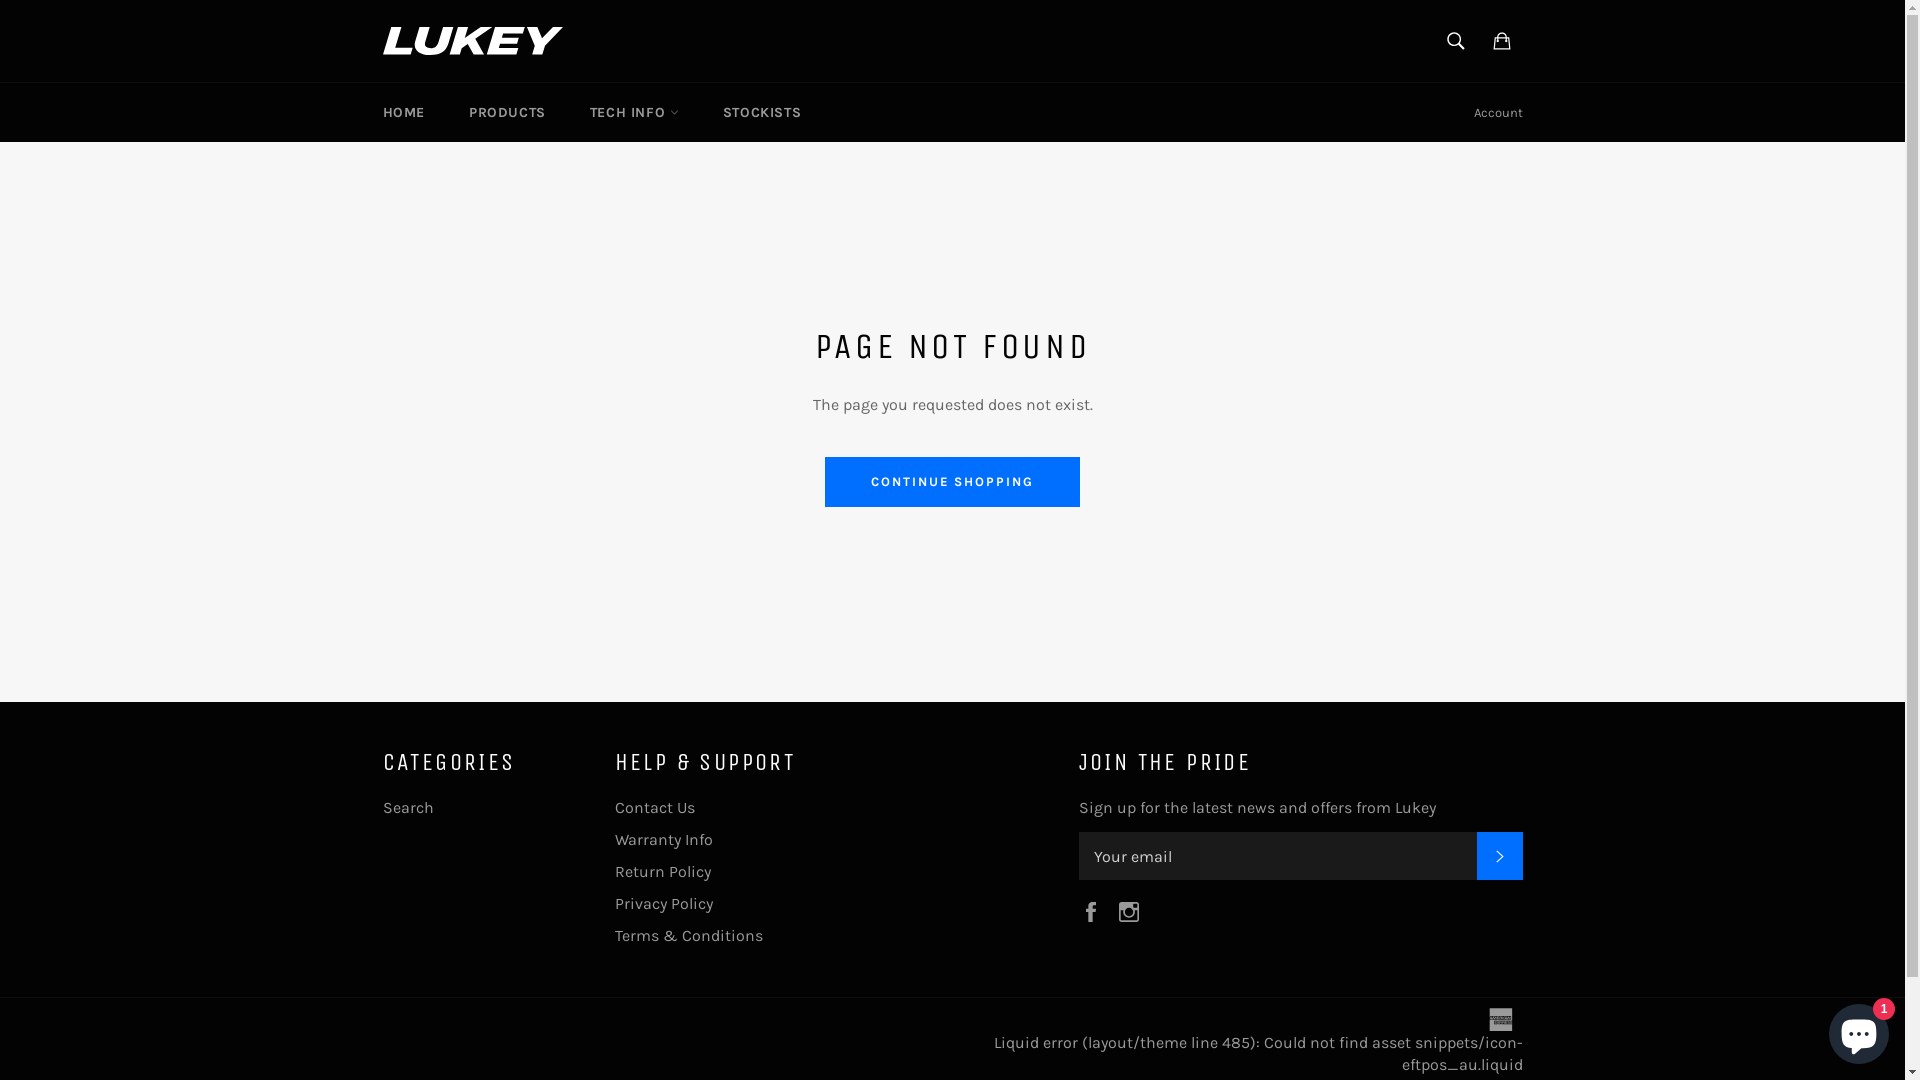 This screenshot has height=1080, width=1920. What do you see at coordinates (406, 806) in the screenshot?
I see `'Search'` at bounding box center [406, 806].